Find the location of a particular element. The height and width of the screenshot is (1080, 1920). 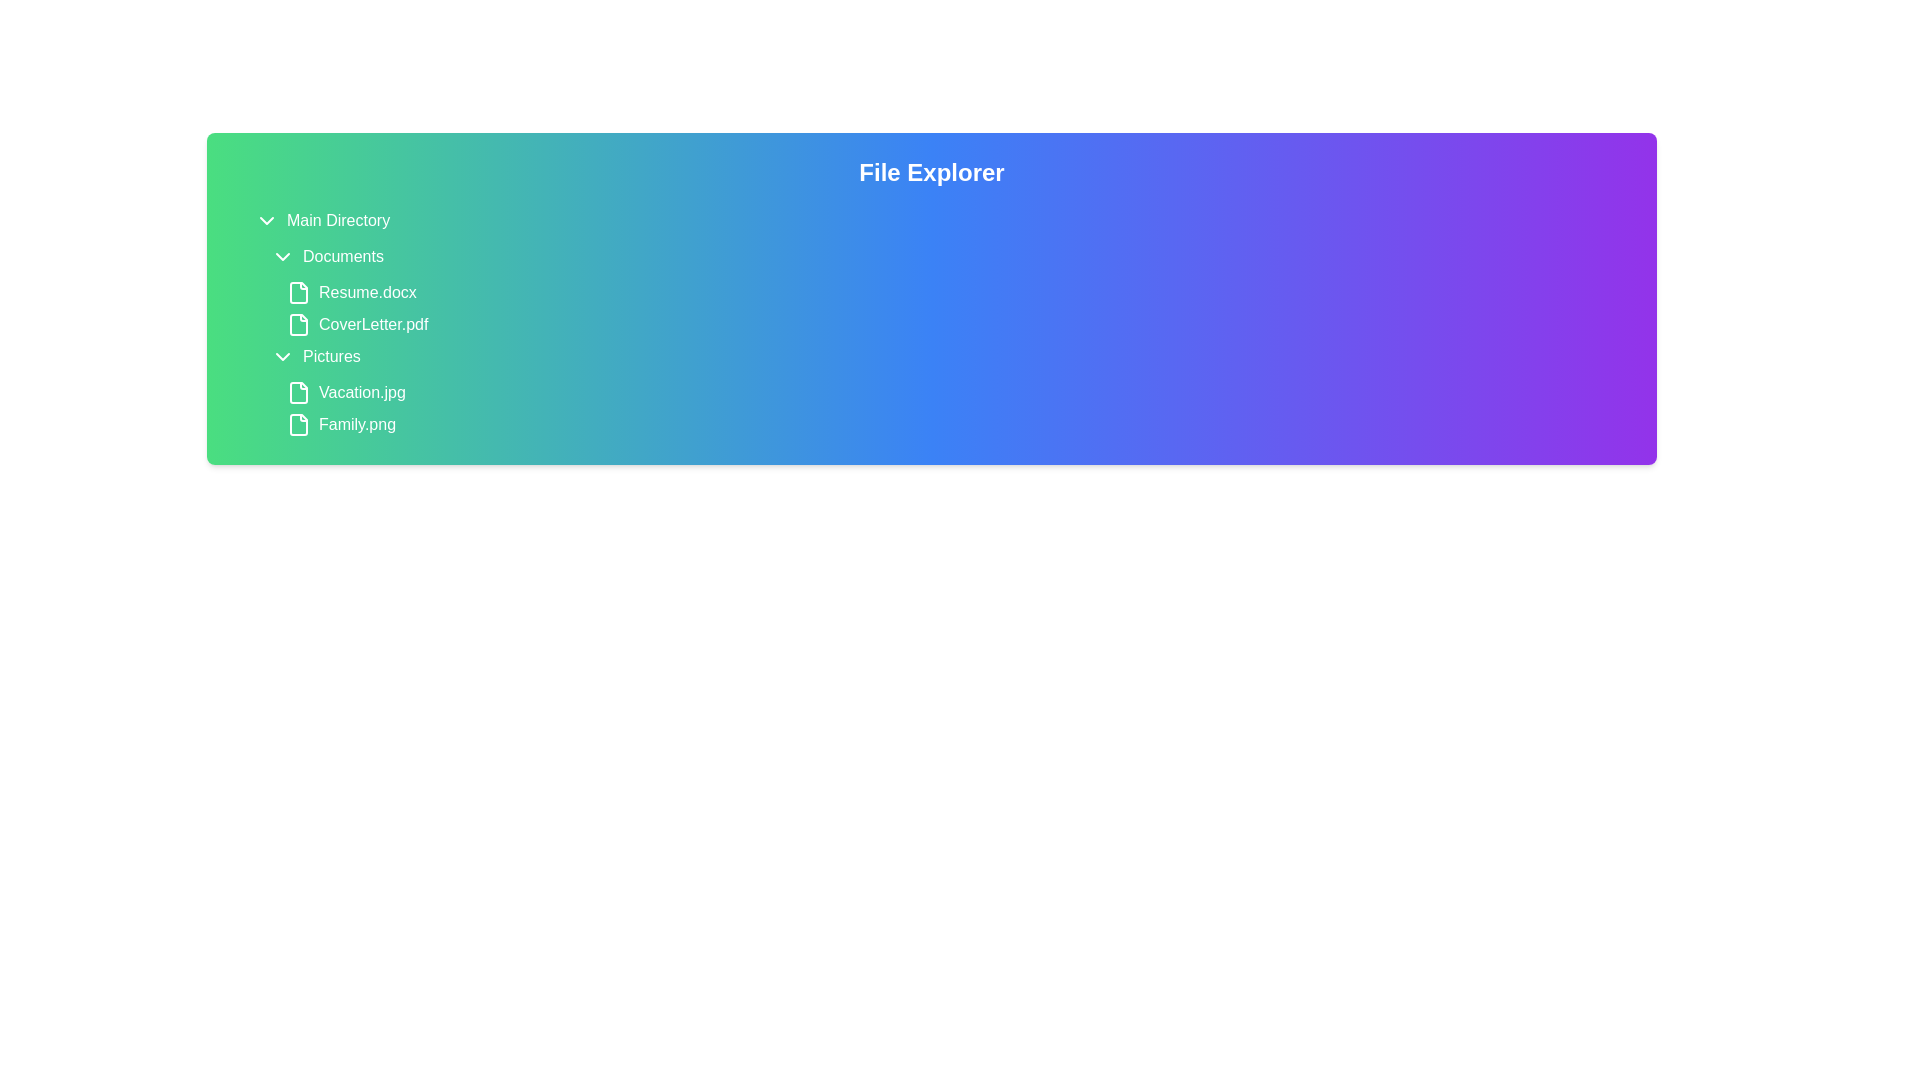

the text label representing the filename 'Resume.docx' is located at coordinates (367, 293).